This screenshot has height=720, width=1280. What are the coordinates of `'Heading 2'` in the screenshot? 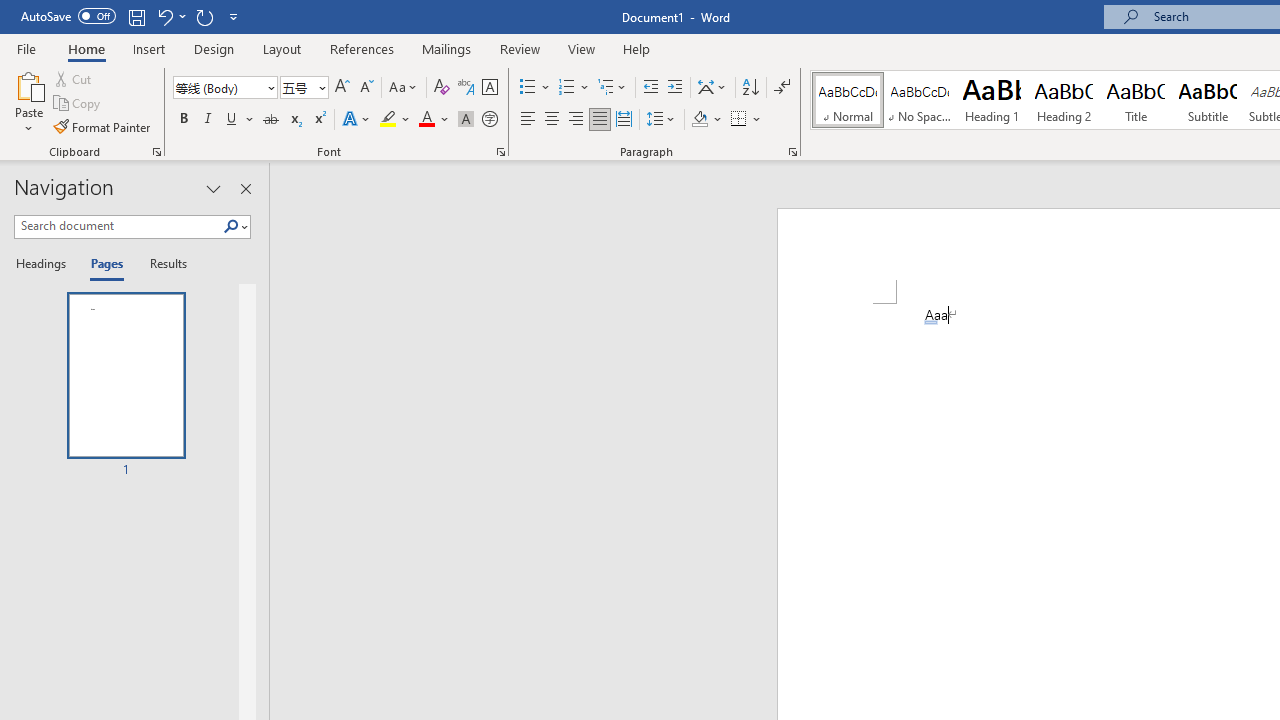 It's located at (1062, 100).